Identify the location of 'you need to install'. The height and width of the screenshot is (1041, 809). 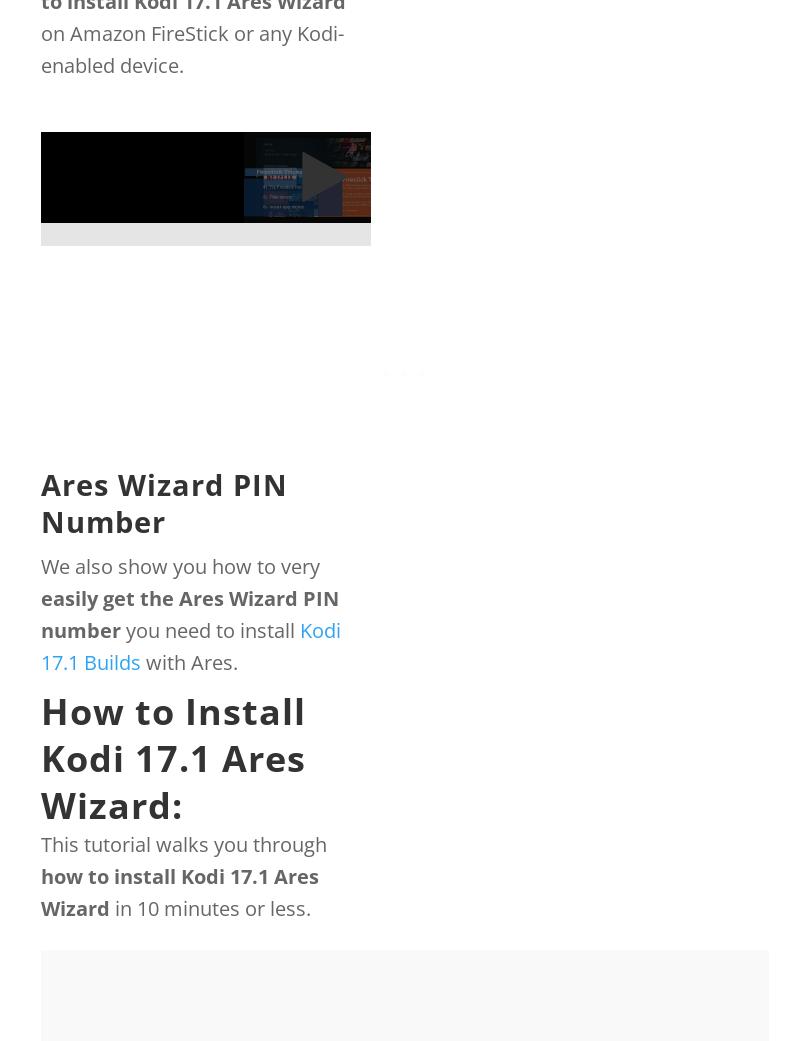
(209, 629).